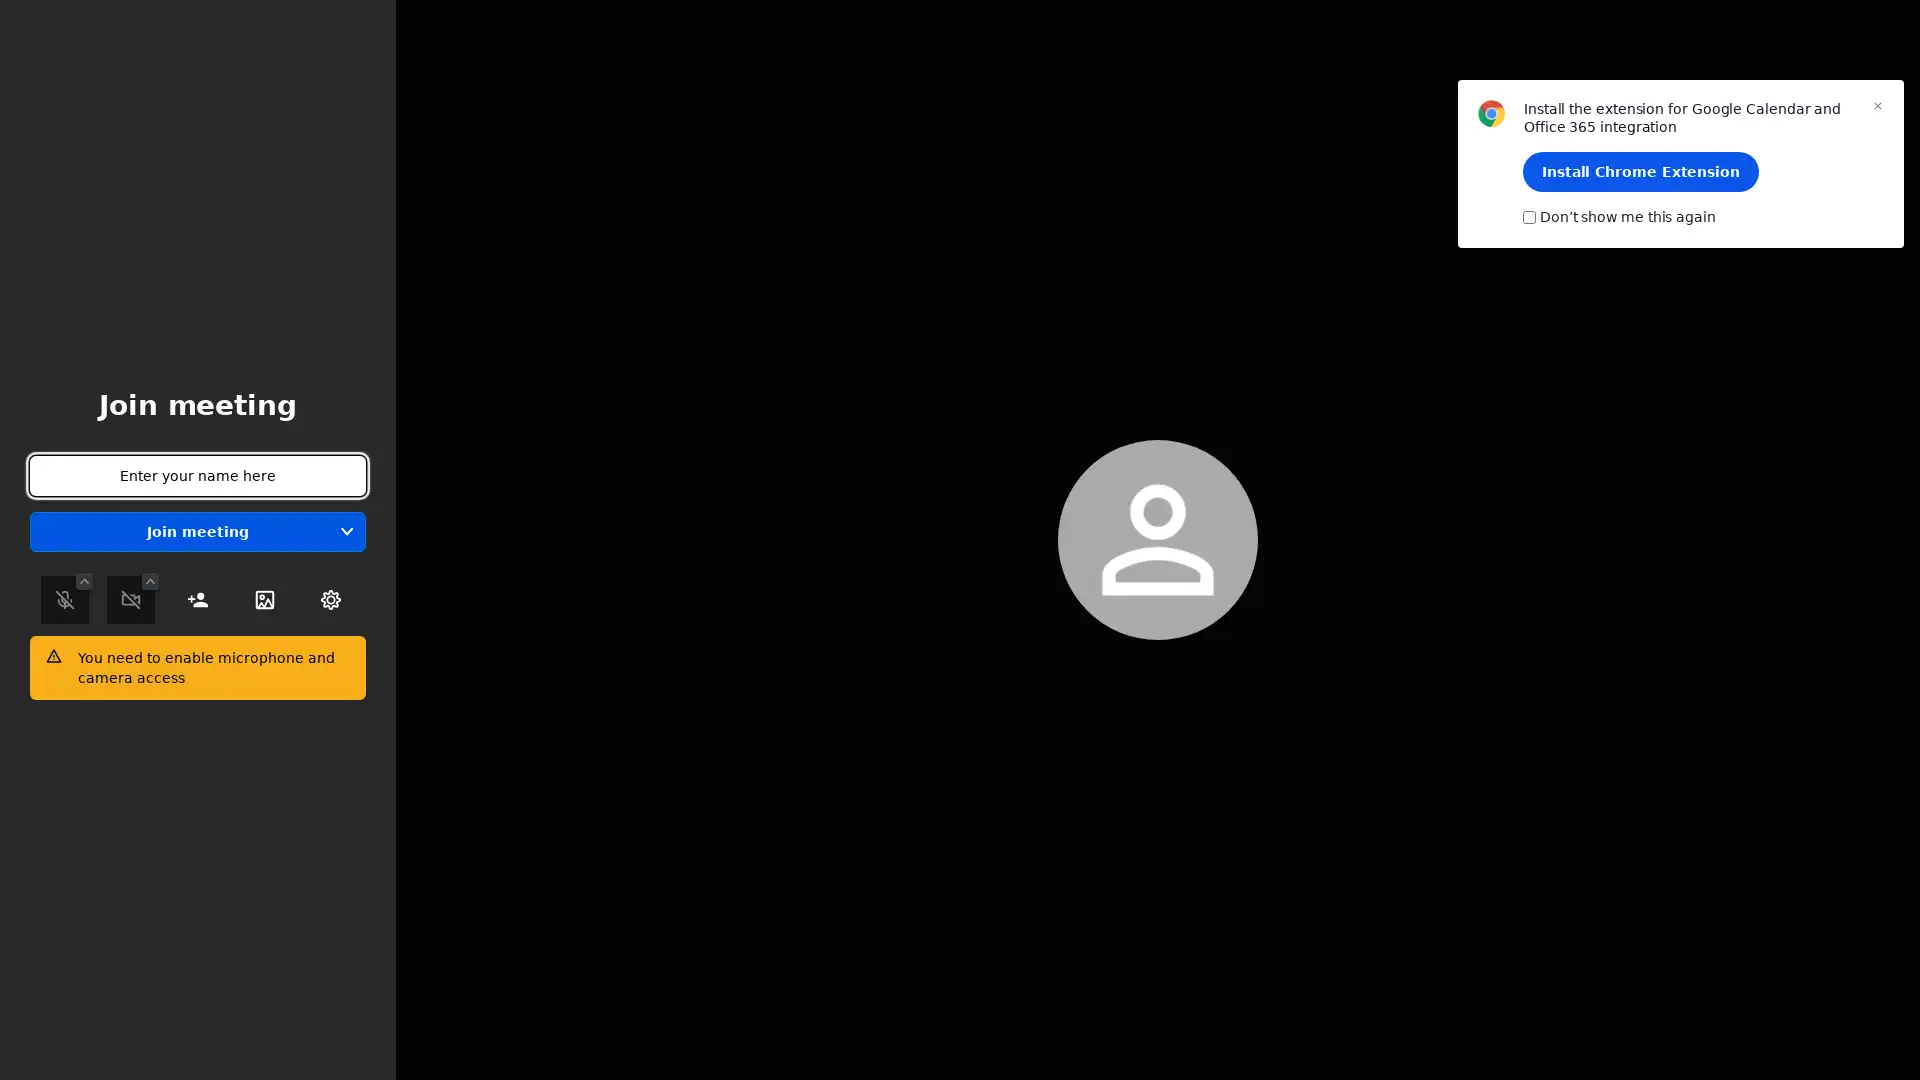 Image resolution: width=1920 pixels, height=1080 pixels. I want to click on Join without audio, so click(346, 531).